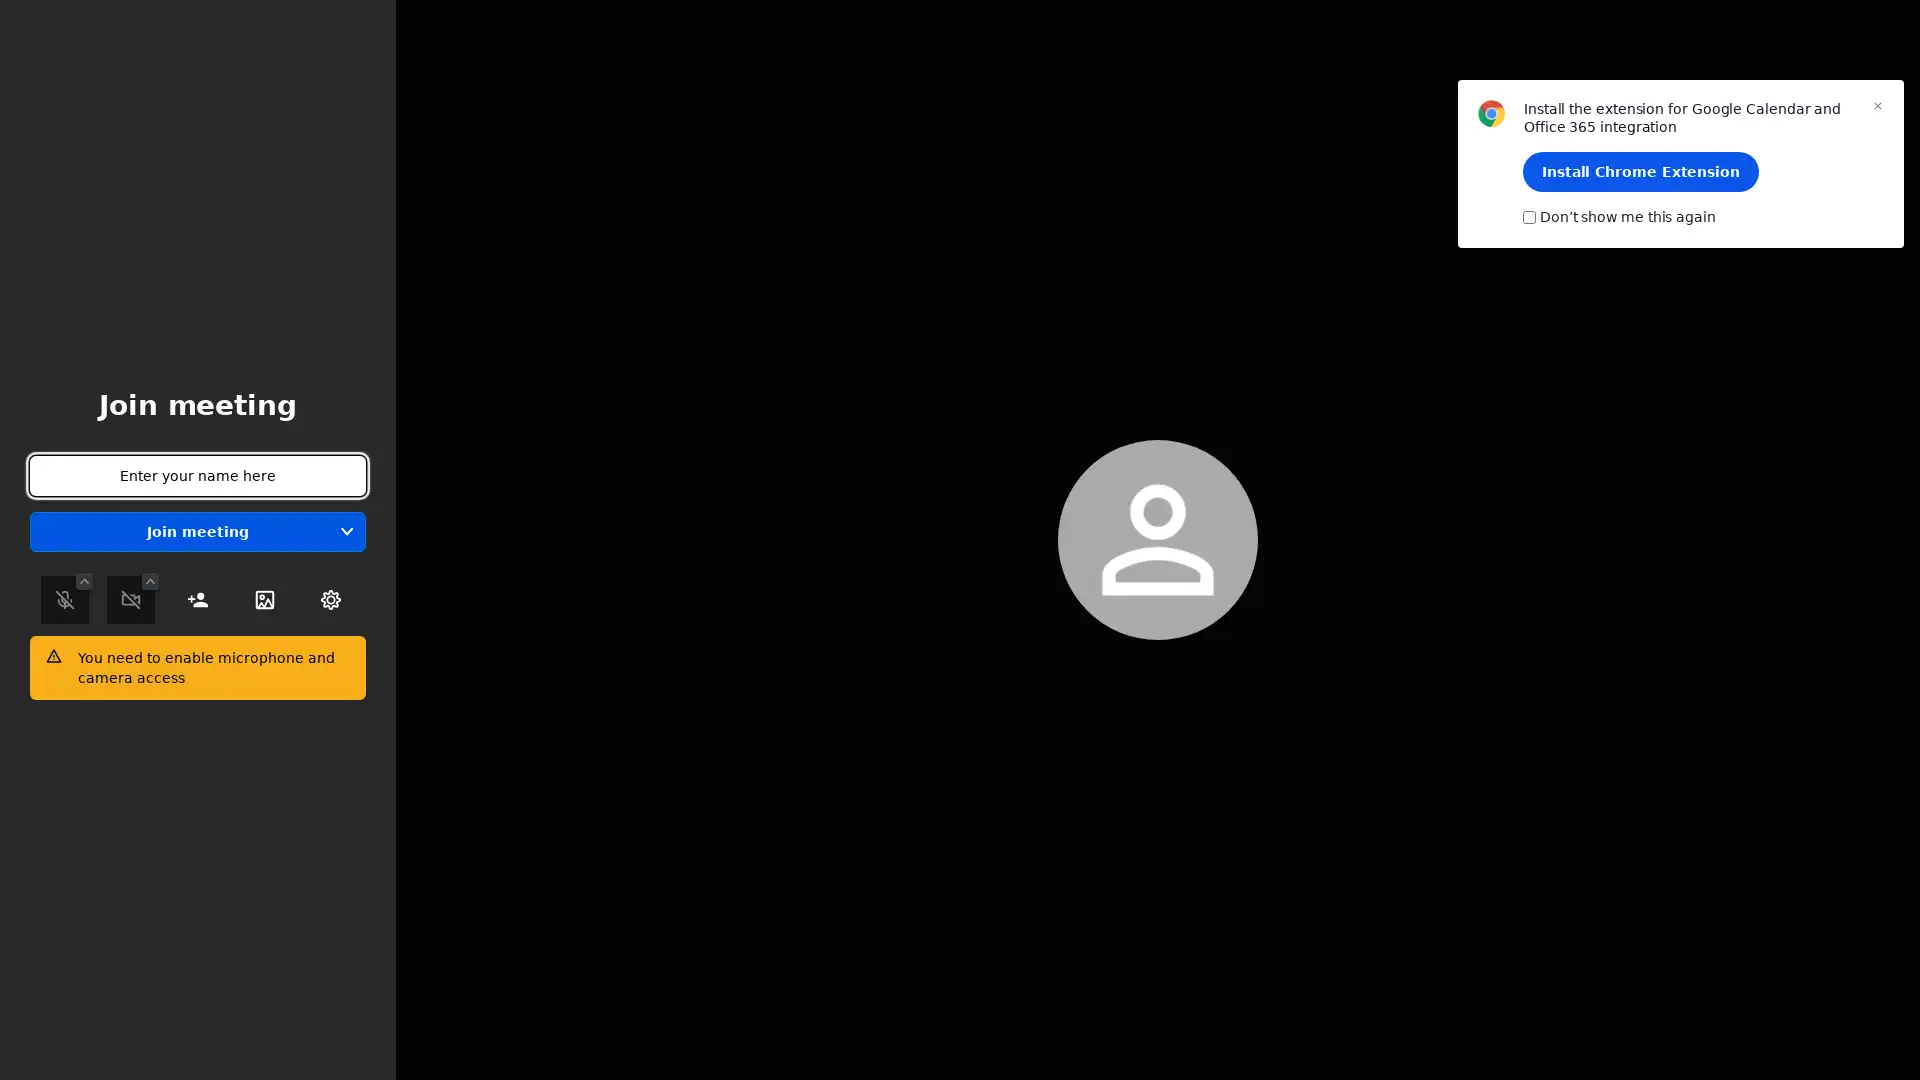 Image resolution: width=1920 pixels, height=1080 pixels. I want to click on Join without audio, so click(346, 531).